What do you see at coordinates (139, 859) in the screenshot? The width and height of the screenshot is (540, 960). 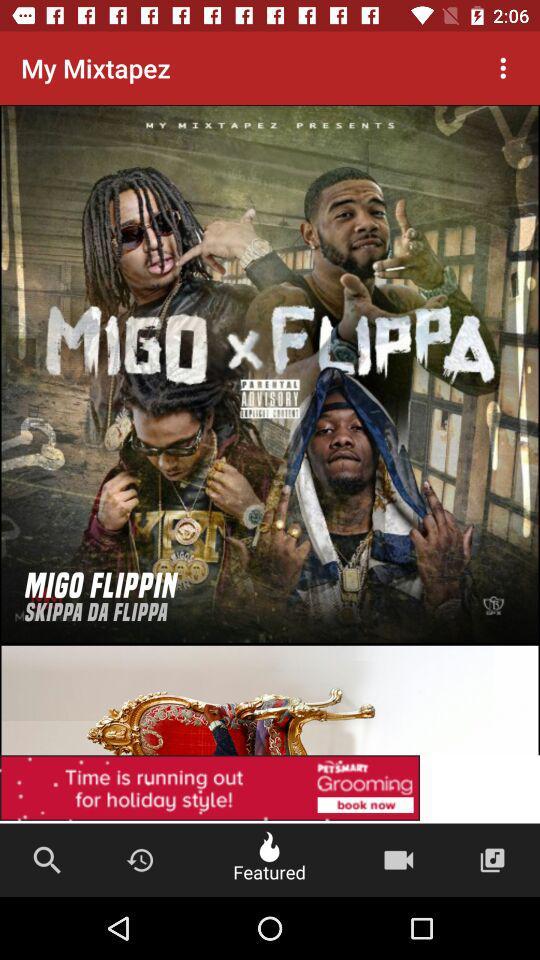 I see `the button beside the search icon at the bottom of the page` at bounding box center [139, 859].